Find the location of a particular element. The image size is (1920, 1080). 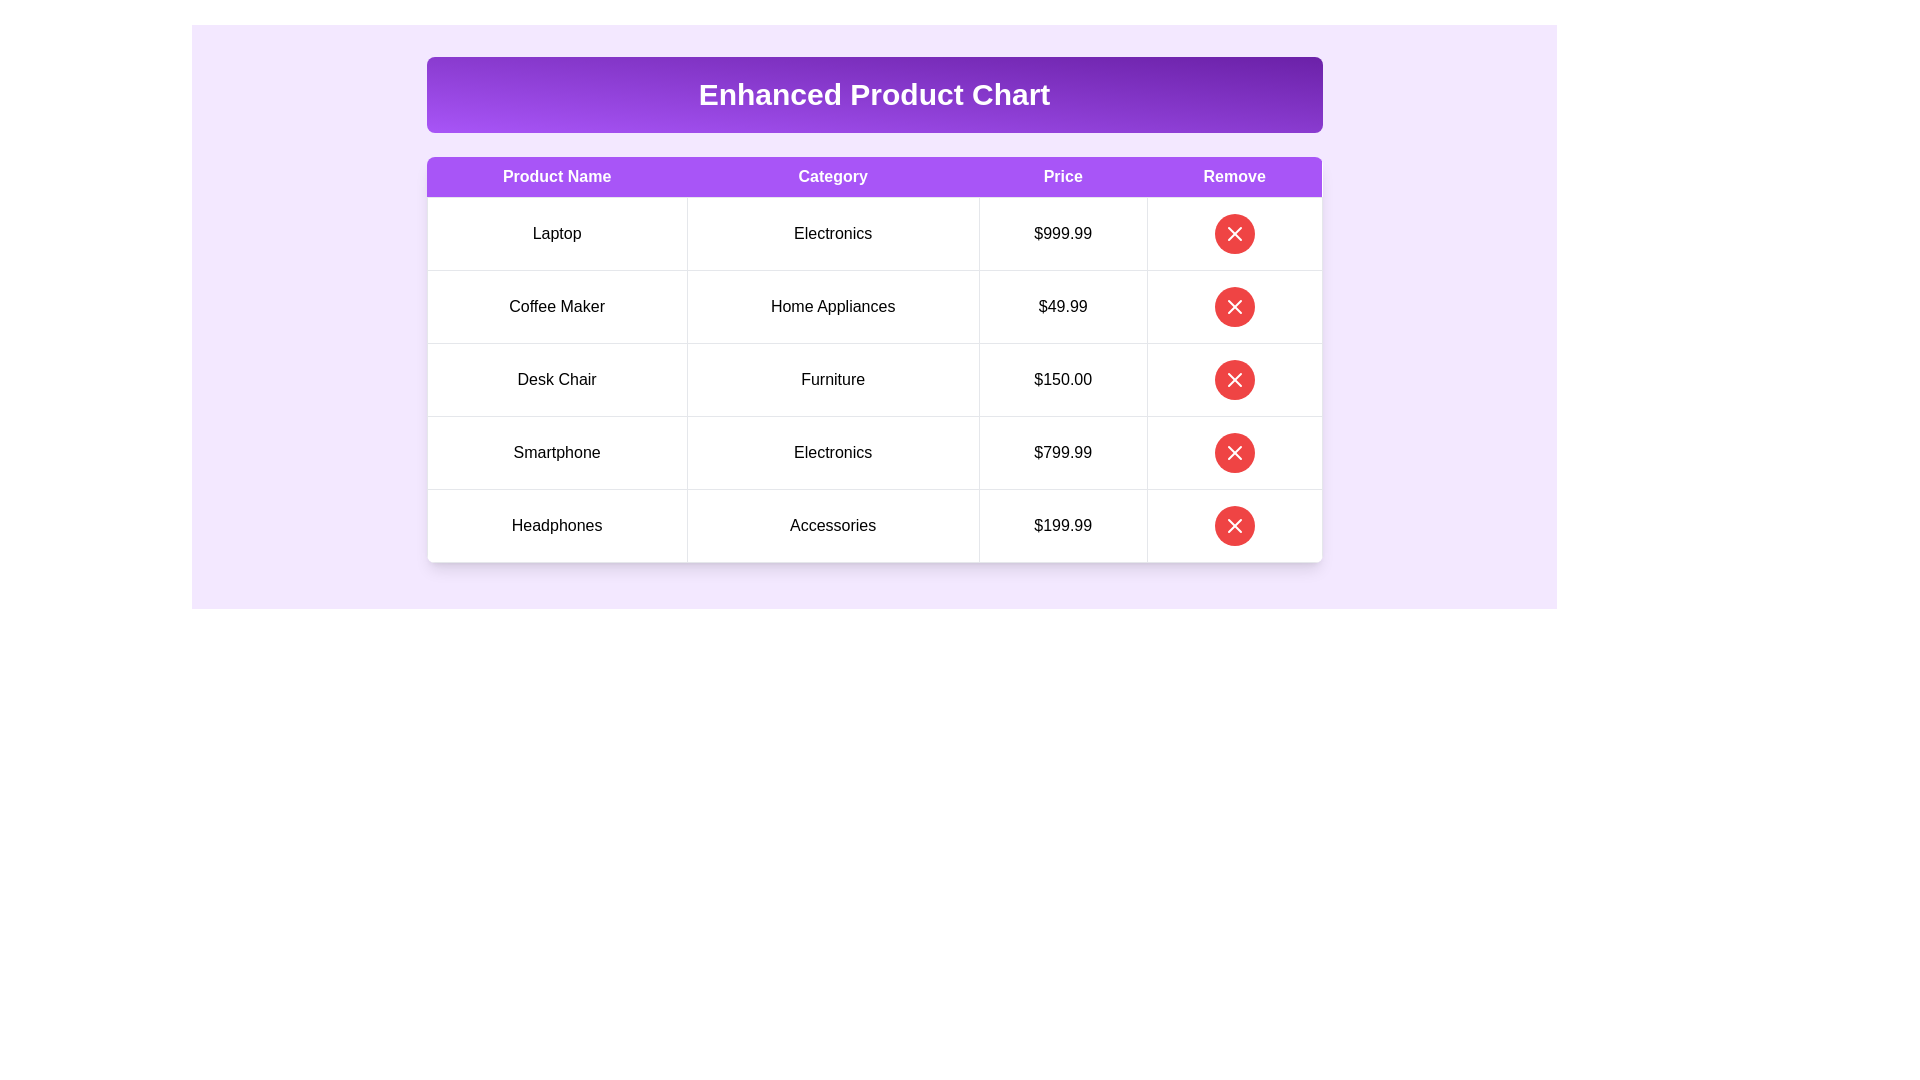

the price text element displaying '$799.99' located in the fourth row of the table under the 'Price' column is located at coordinates (1062, 452).